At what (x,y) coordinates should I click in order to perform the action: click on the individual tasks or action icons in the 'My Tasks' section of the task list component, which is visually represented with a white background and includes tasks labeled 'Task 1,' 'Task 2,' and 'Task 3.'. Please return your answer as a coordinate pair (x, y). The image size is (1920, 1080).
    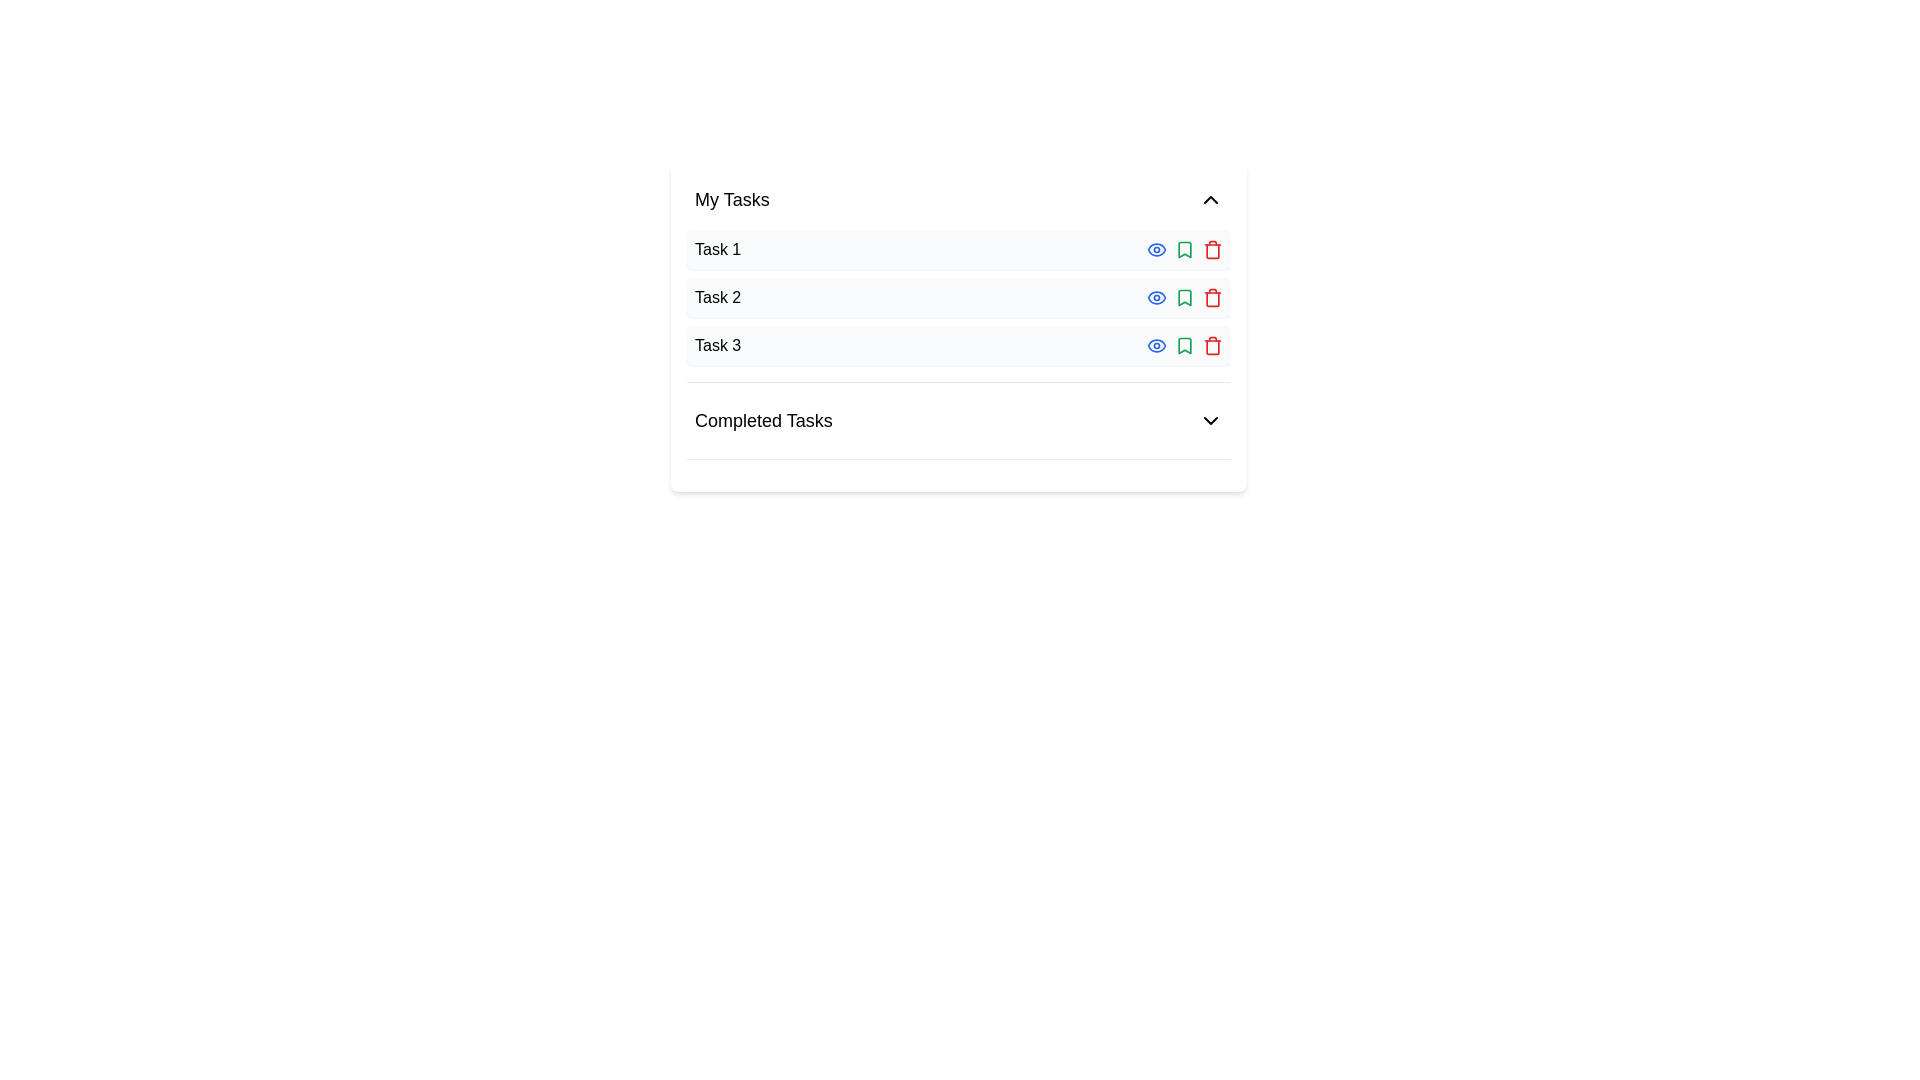
    Looking at the image, I should click on (958, 280).